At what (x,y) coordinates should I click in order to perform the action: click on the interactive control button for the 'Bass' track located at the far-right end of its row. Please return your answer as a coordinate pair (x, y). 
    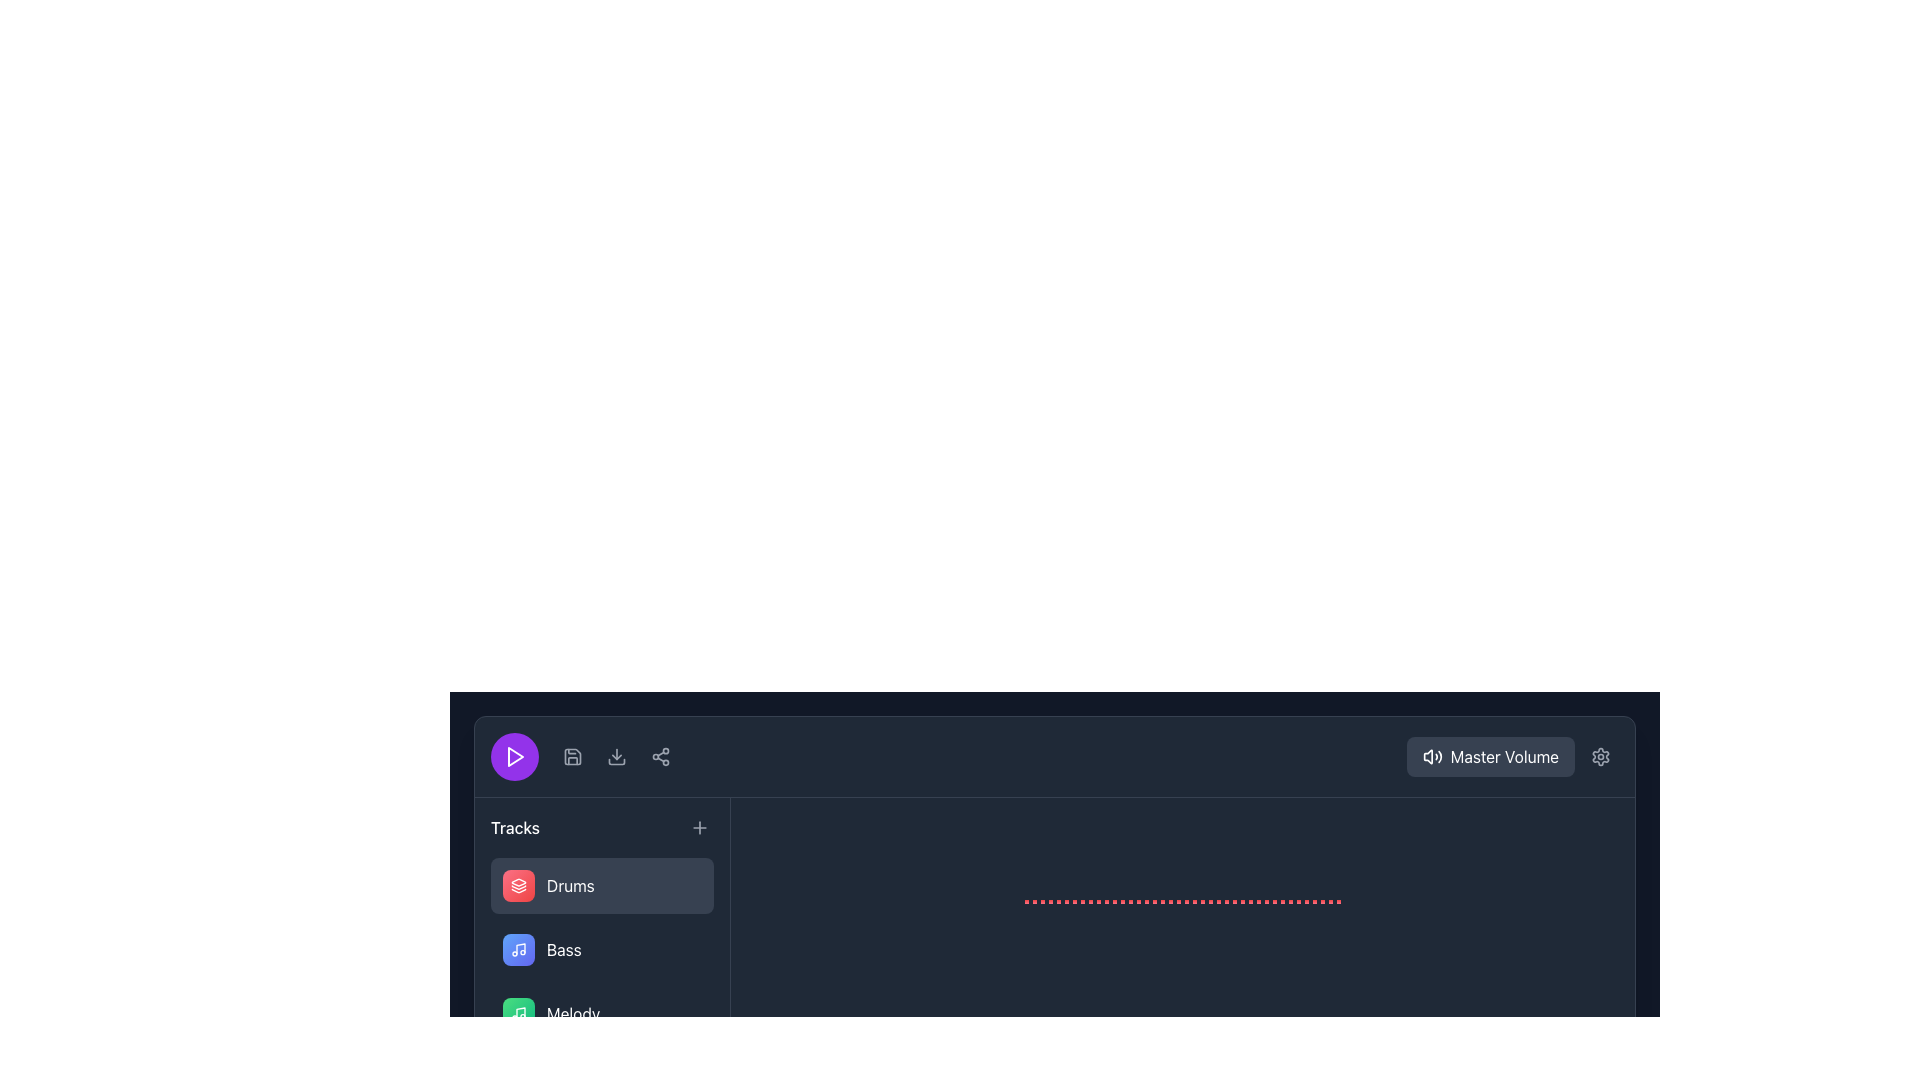
    Looking at the image, I should click on (690, 948).